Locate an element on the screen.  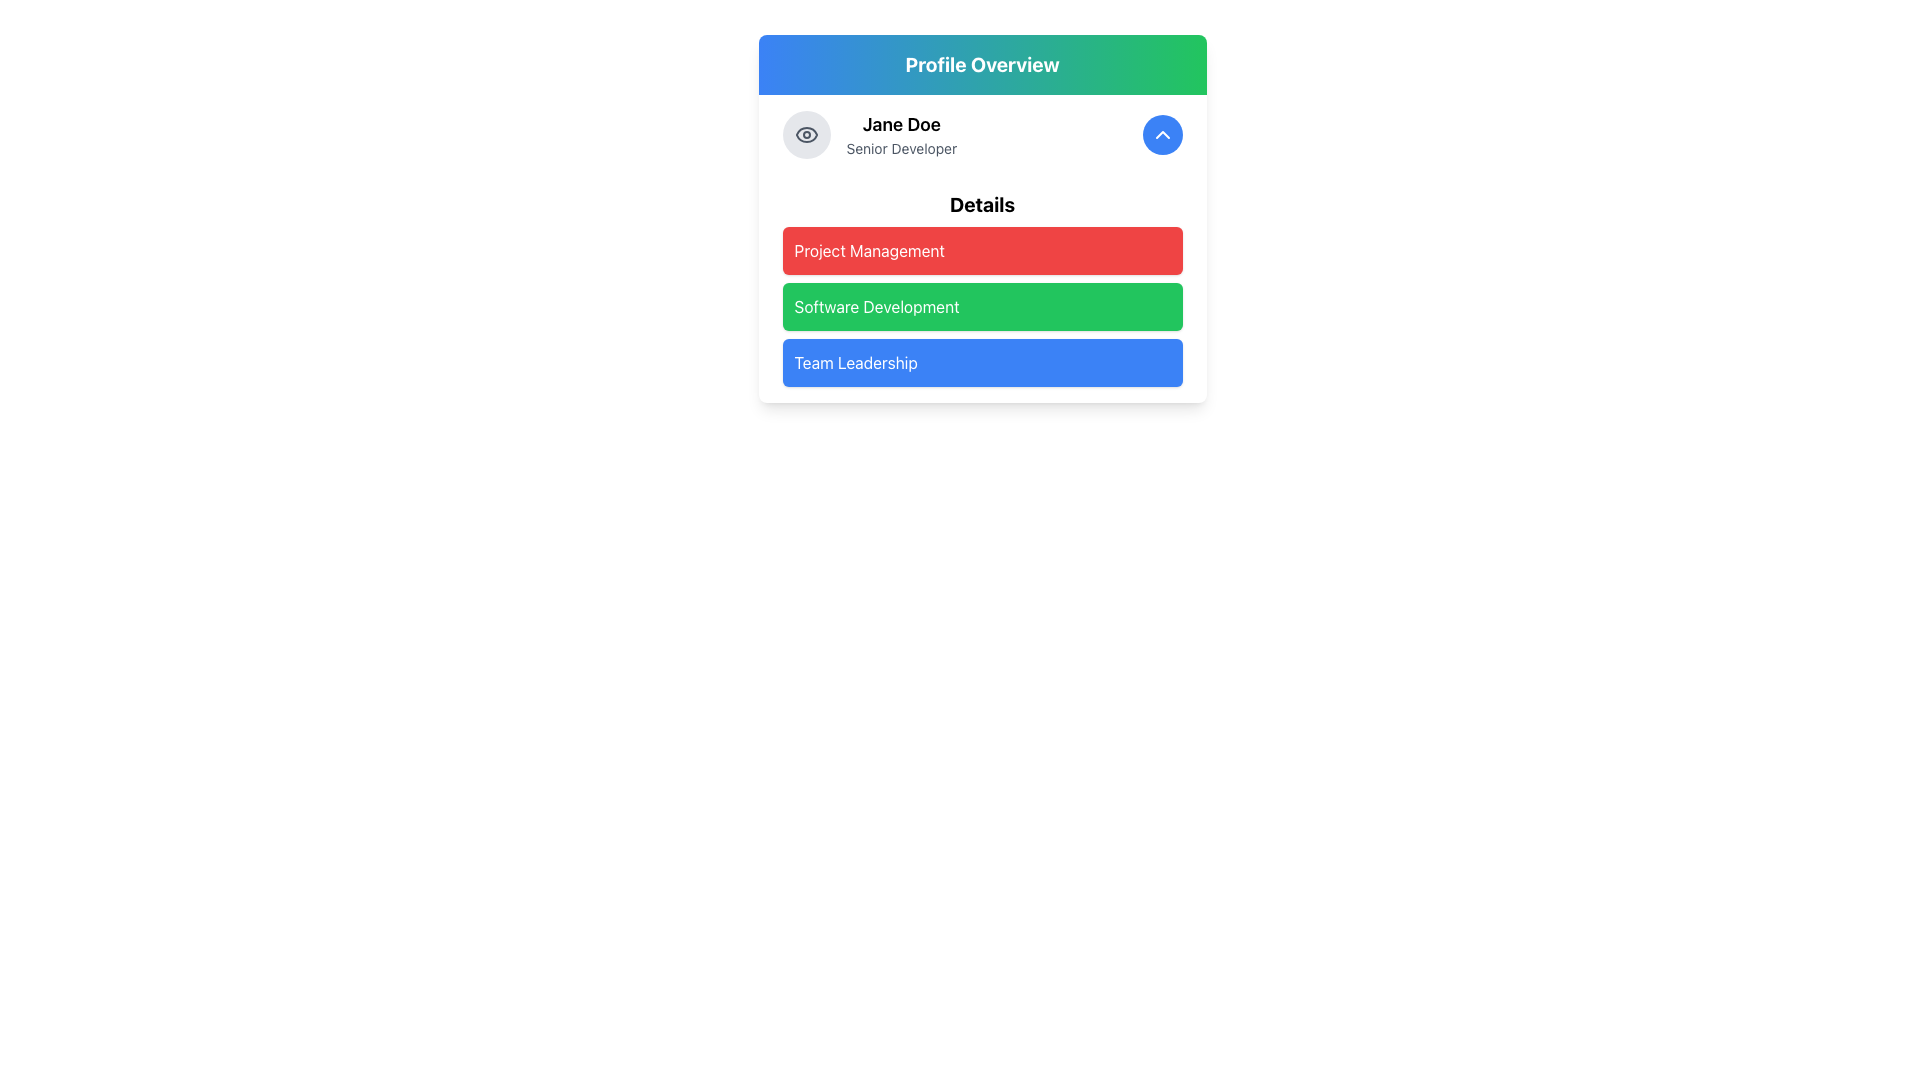
information displayed in the user profile summary for 'Jane Doe', which includes her title 'Senior Developer' and details about her responsibilities such as 'Project Management', 'Software Development', and 'Team Leadership' is located at coordinates (982, 219).